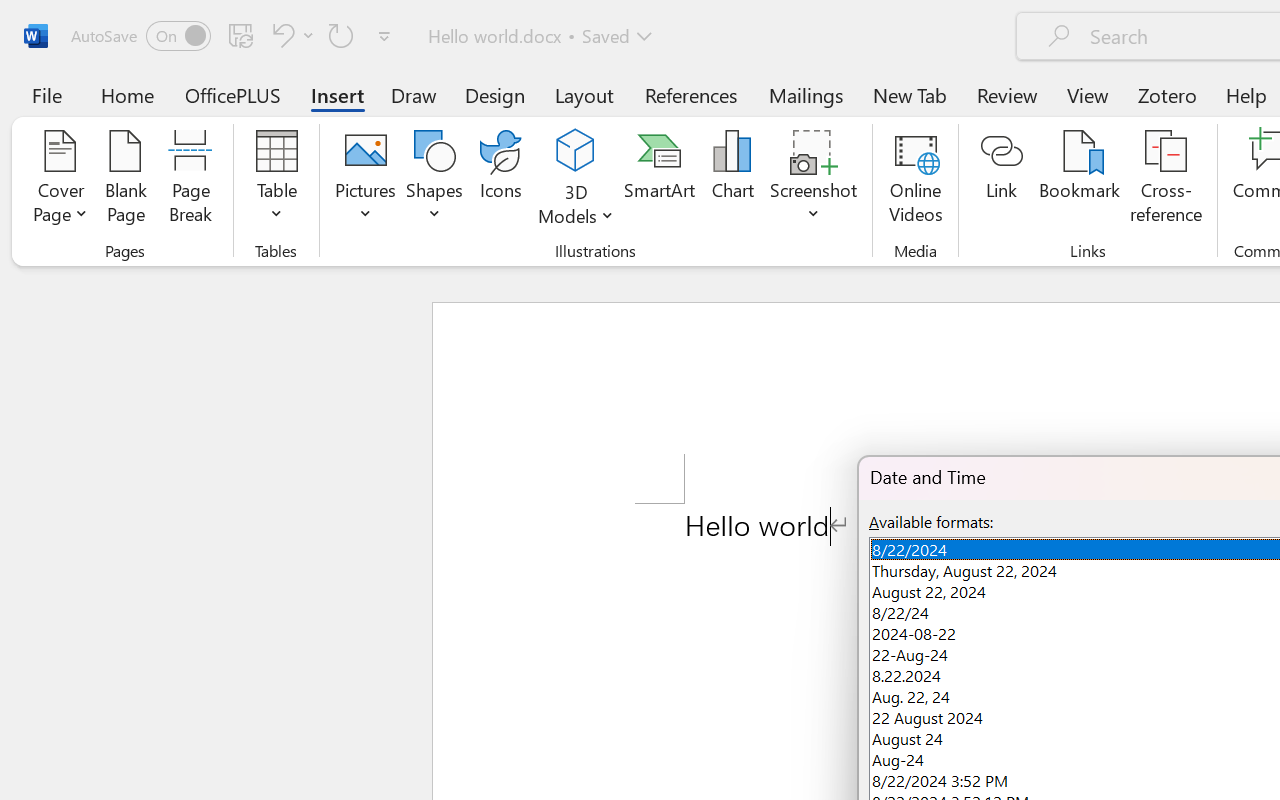  Describe the element at coordinates (575, 179) in the screenshot. I see `'3D Models'` at that location.